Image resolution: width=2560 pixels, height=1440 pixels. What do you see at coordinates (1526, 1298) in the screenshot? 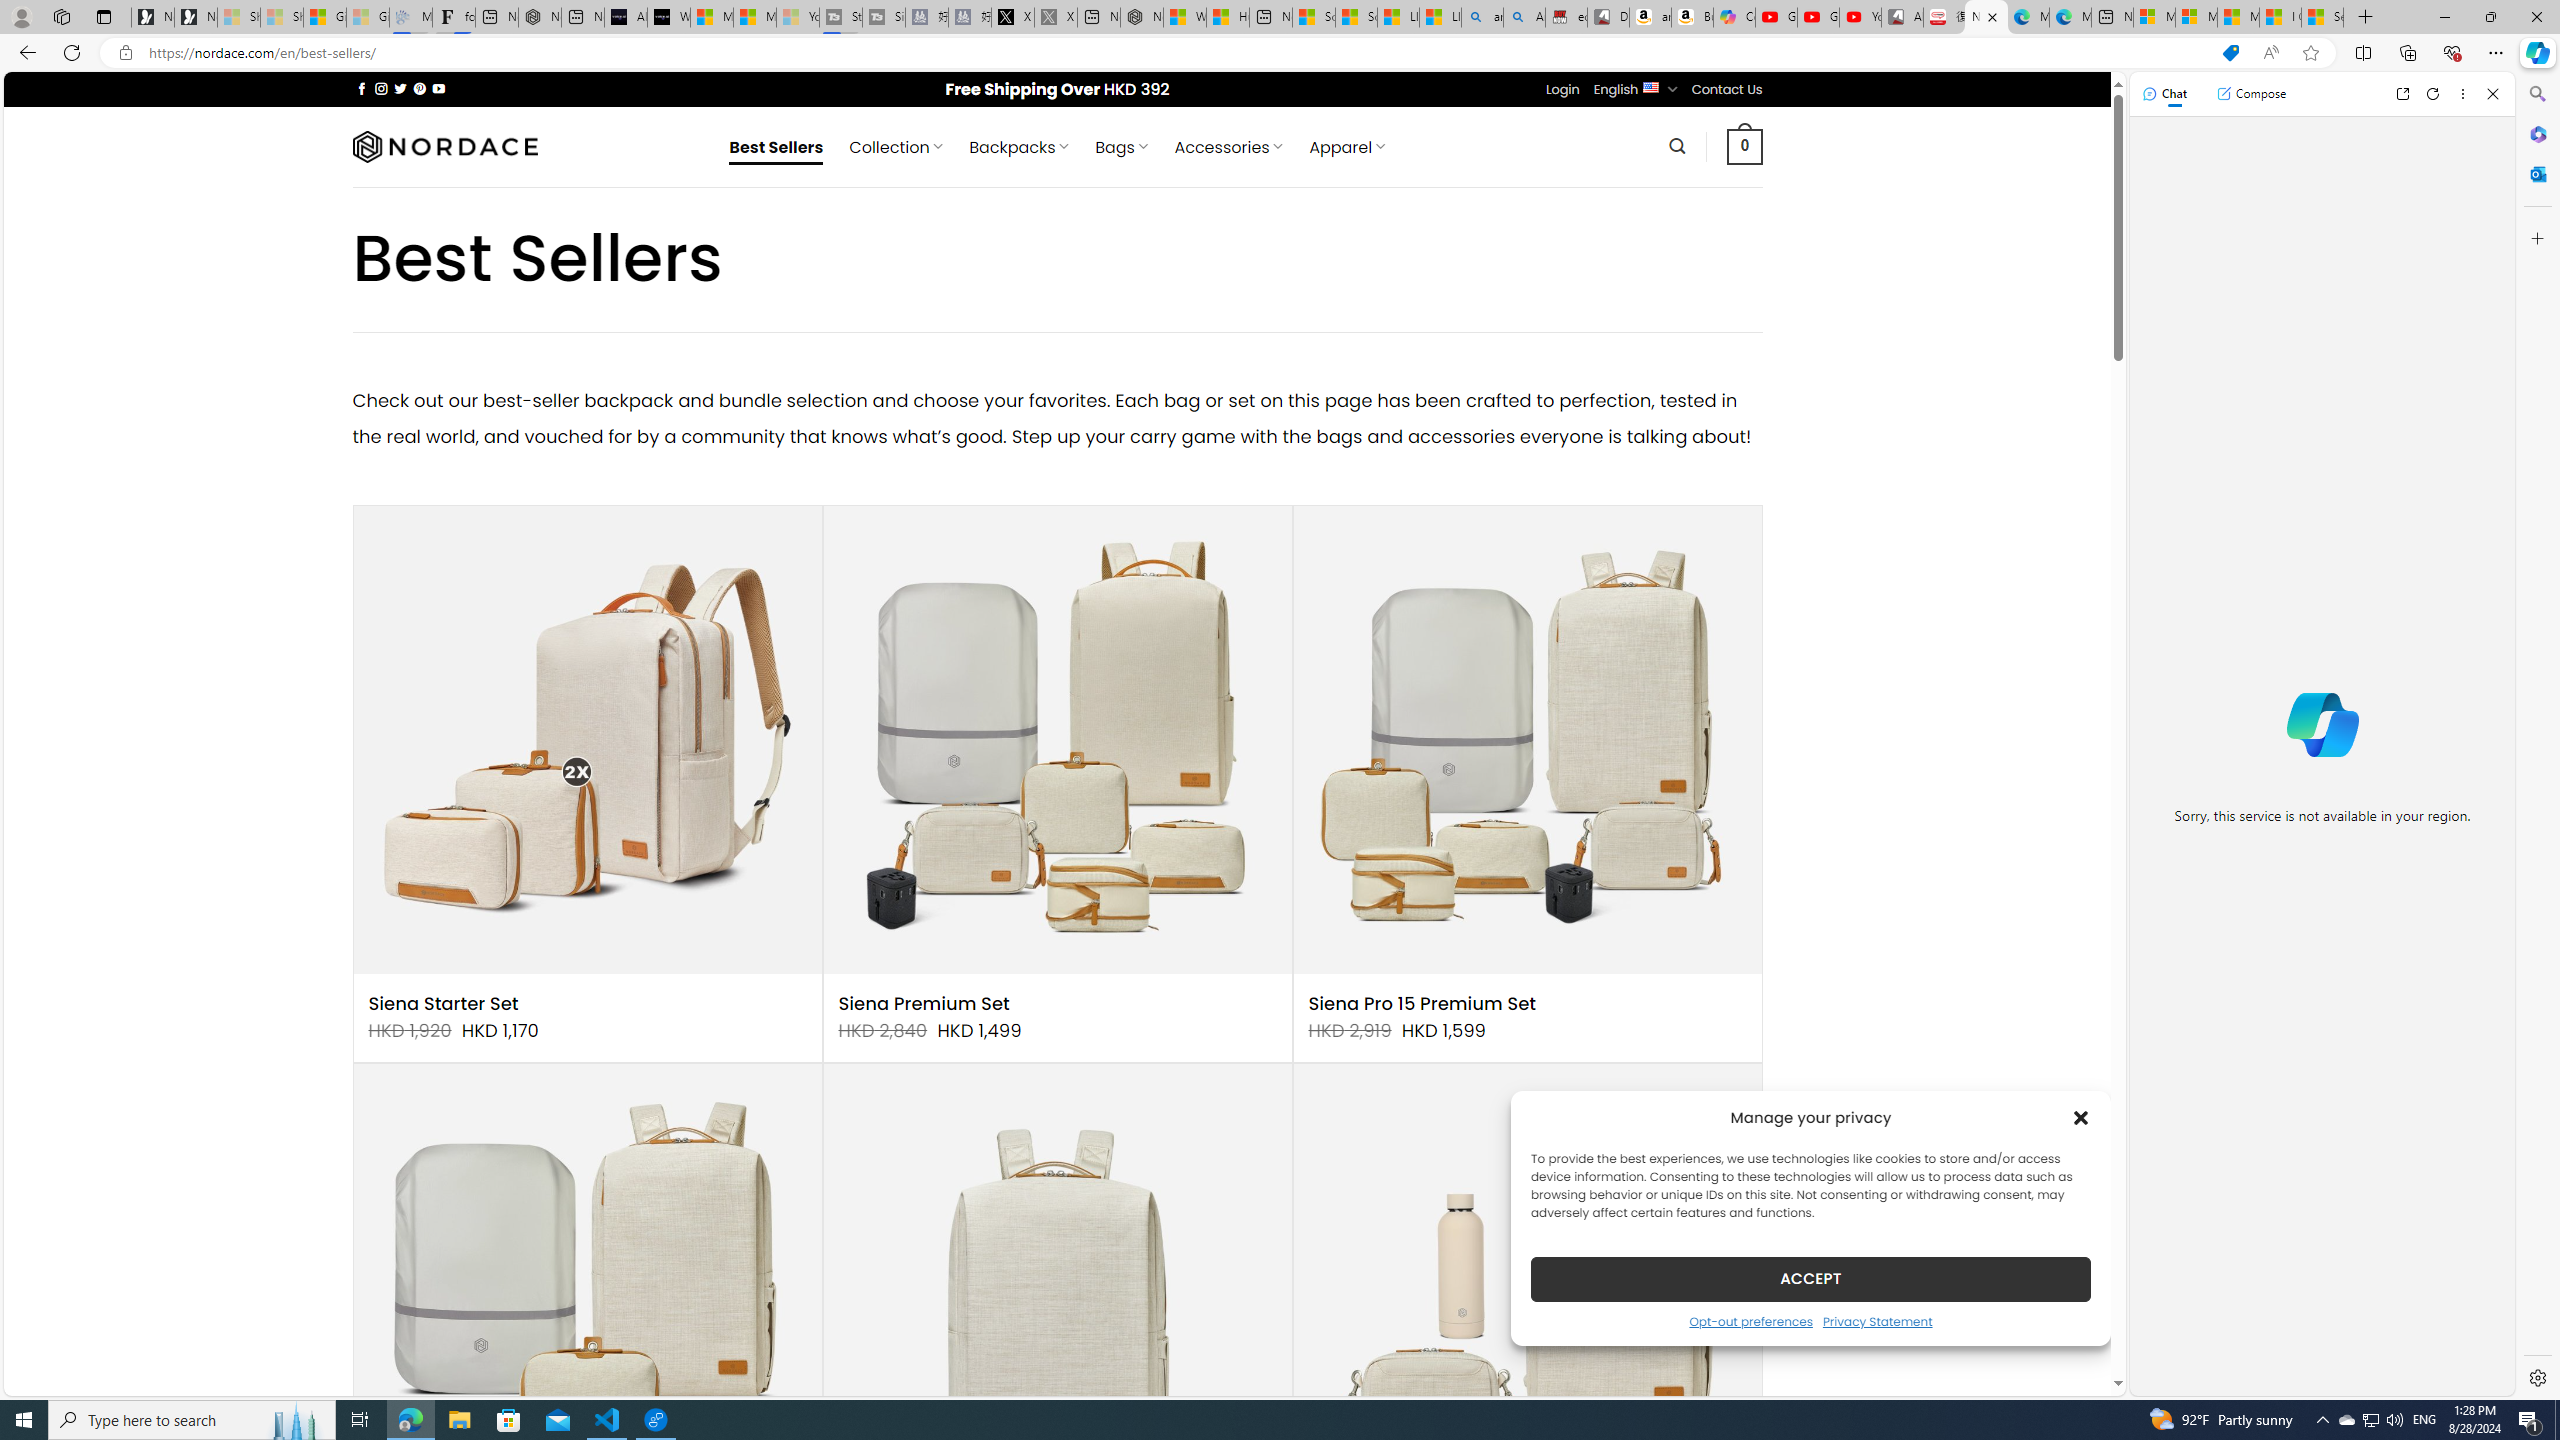
I see `'Siena Pro Daily Commute Set'` at bounding box center [1526, 1298].